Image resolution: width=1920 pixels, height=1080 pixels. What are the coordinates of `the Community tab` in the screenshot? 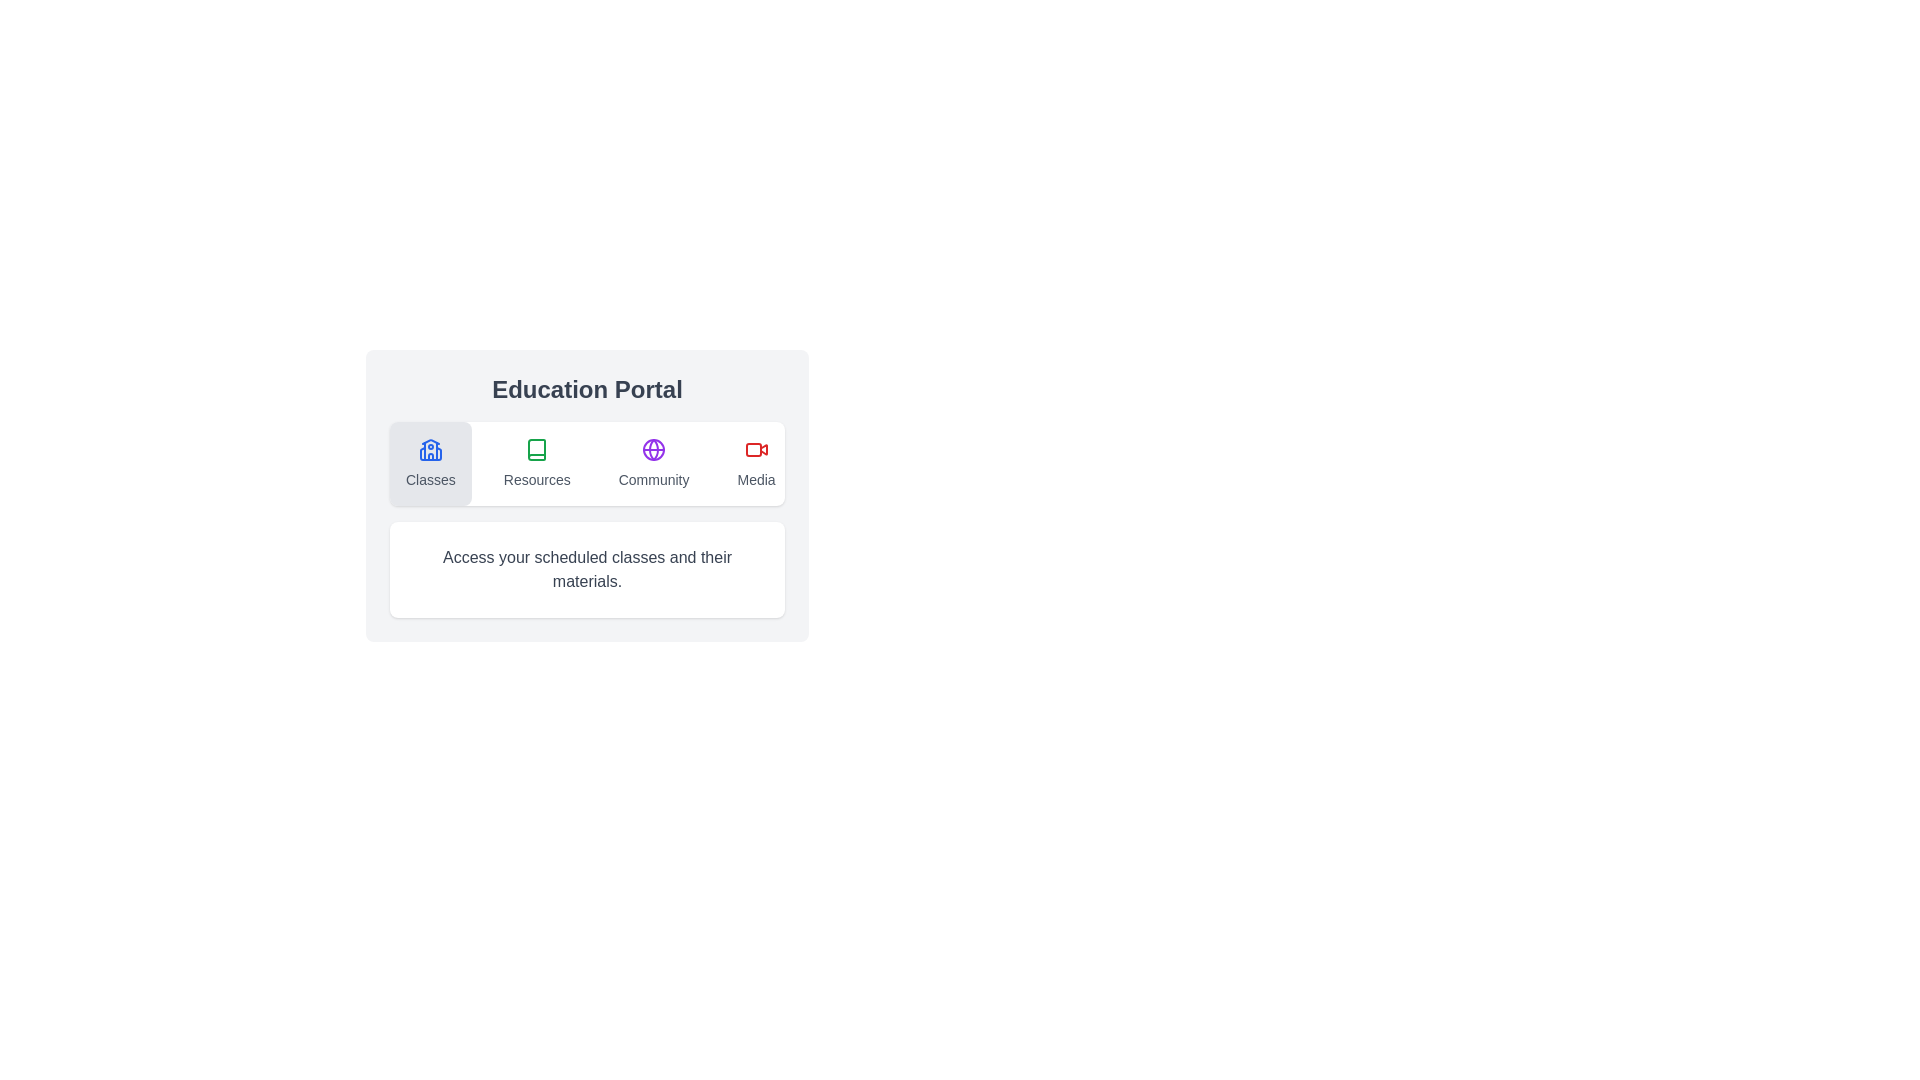 It's located at (653, 463).